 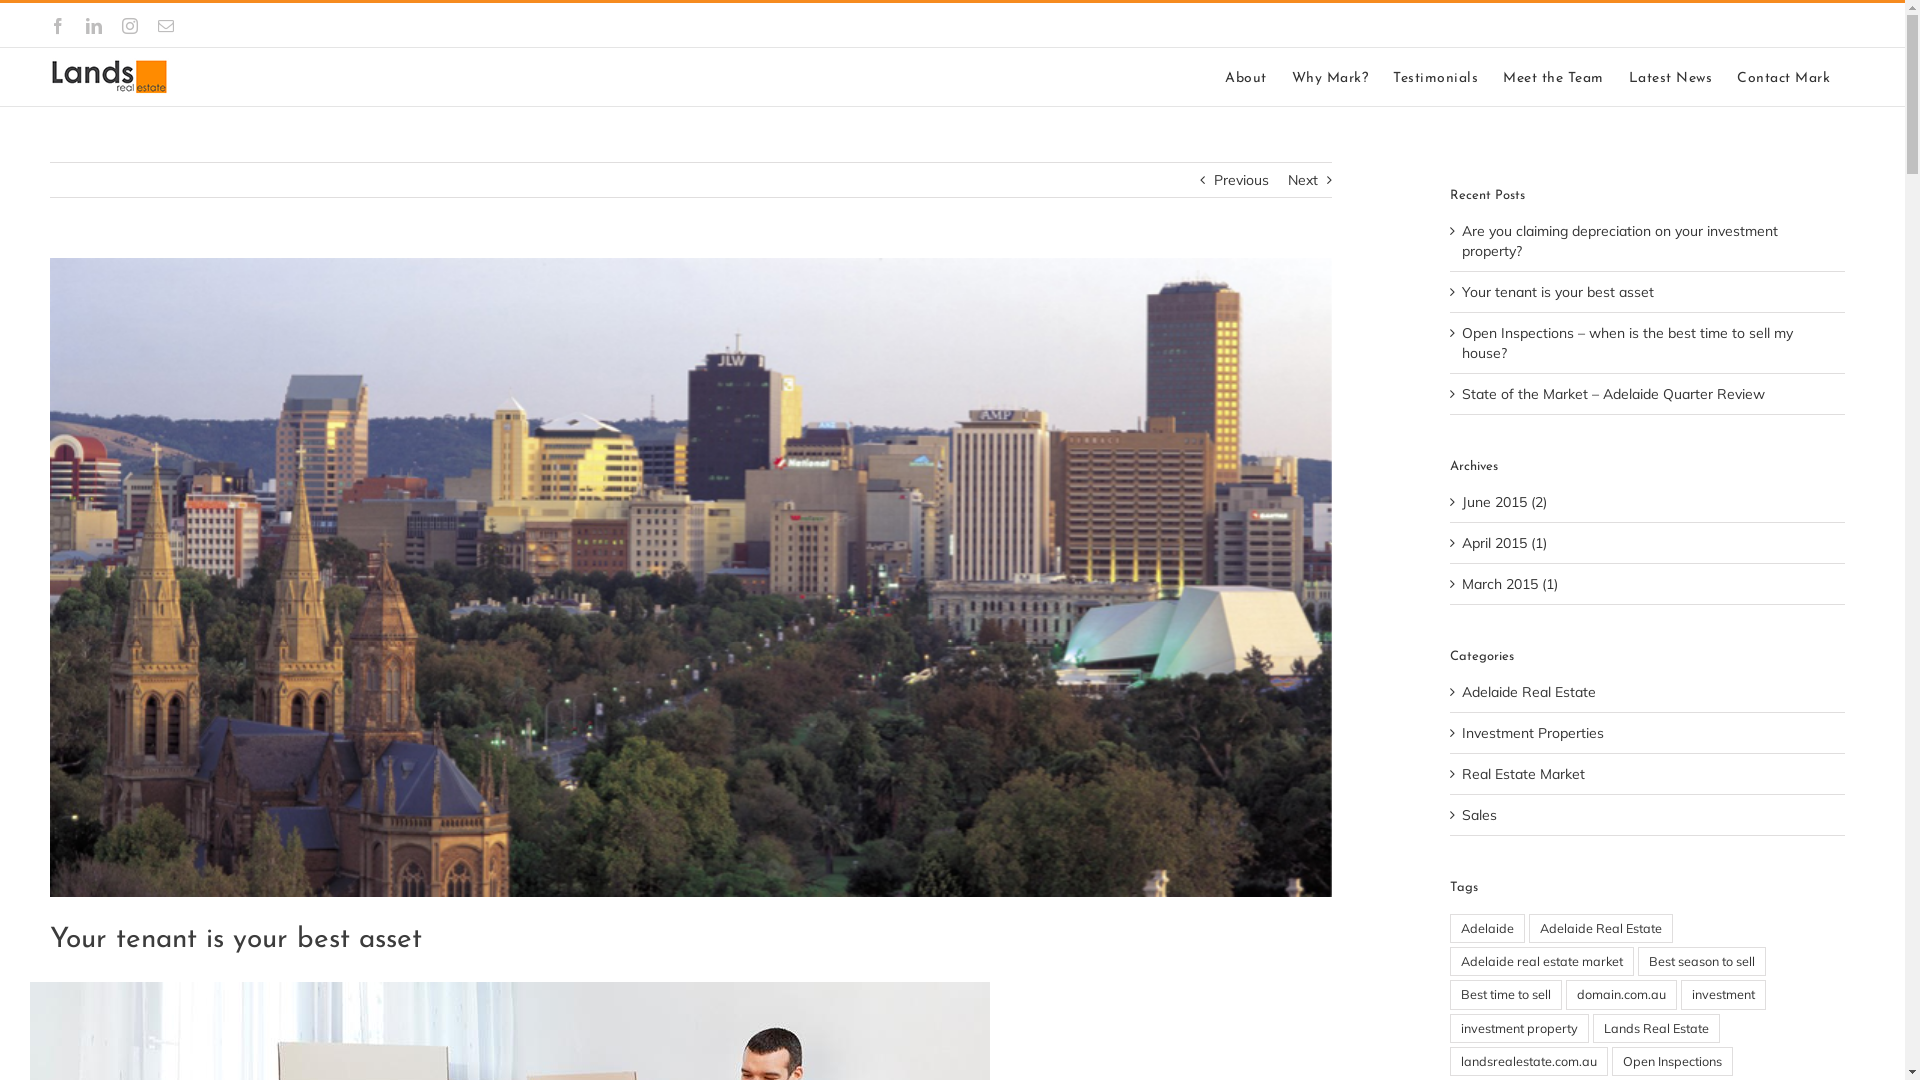 What do you see at coordinates (1528, 1060) in the screenshot?
I see `'landsrealestate.com.au'` at bounding box center [1528, 1060].